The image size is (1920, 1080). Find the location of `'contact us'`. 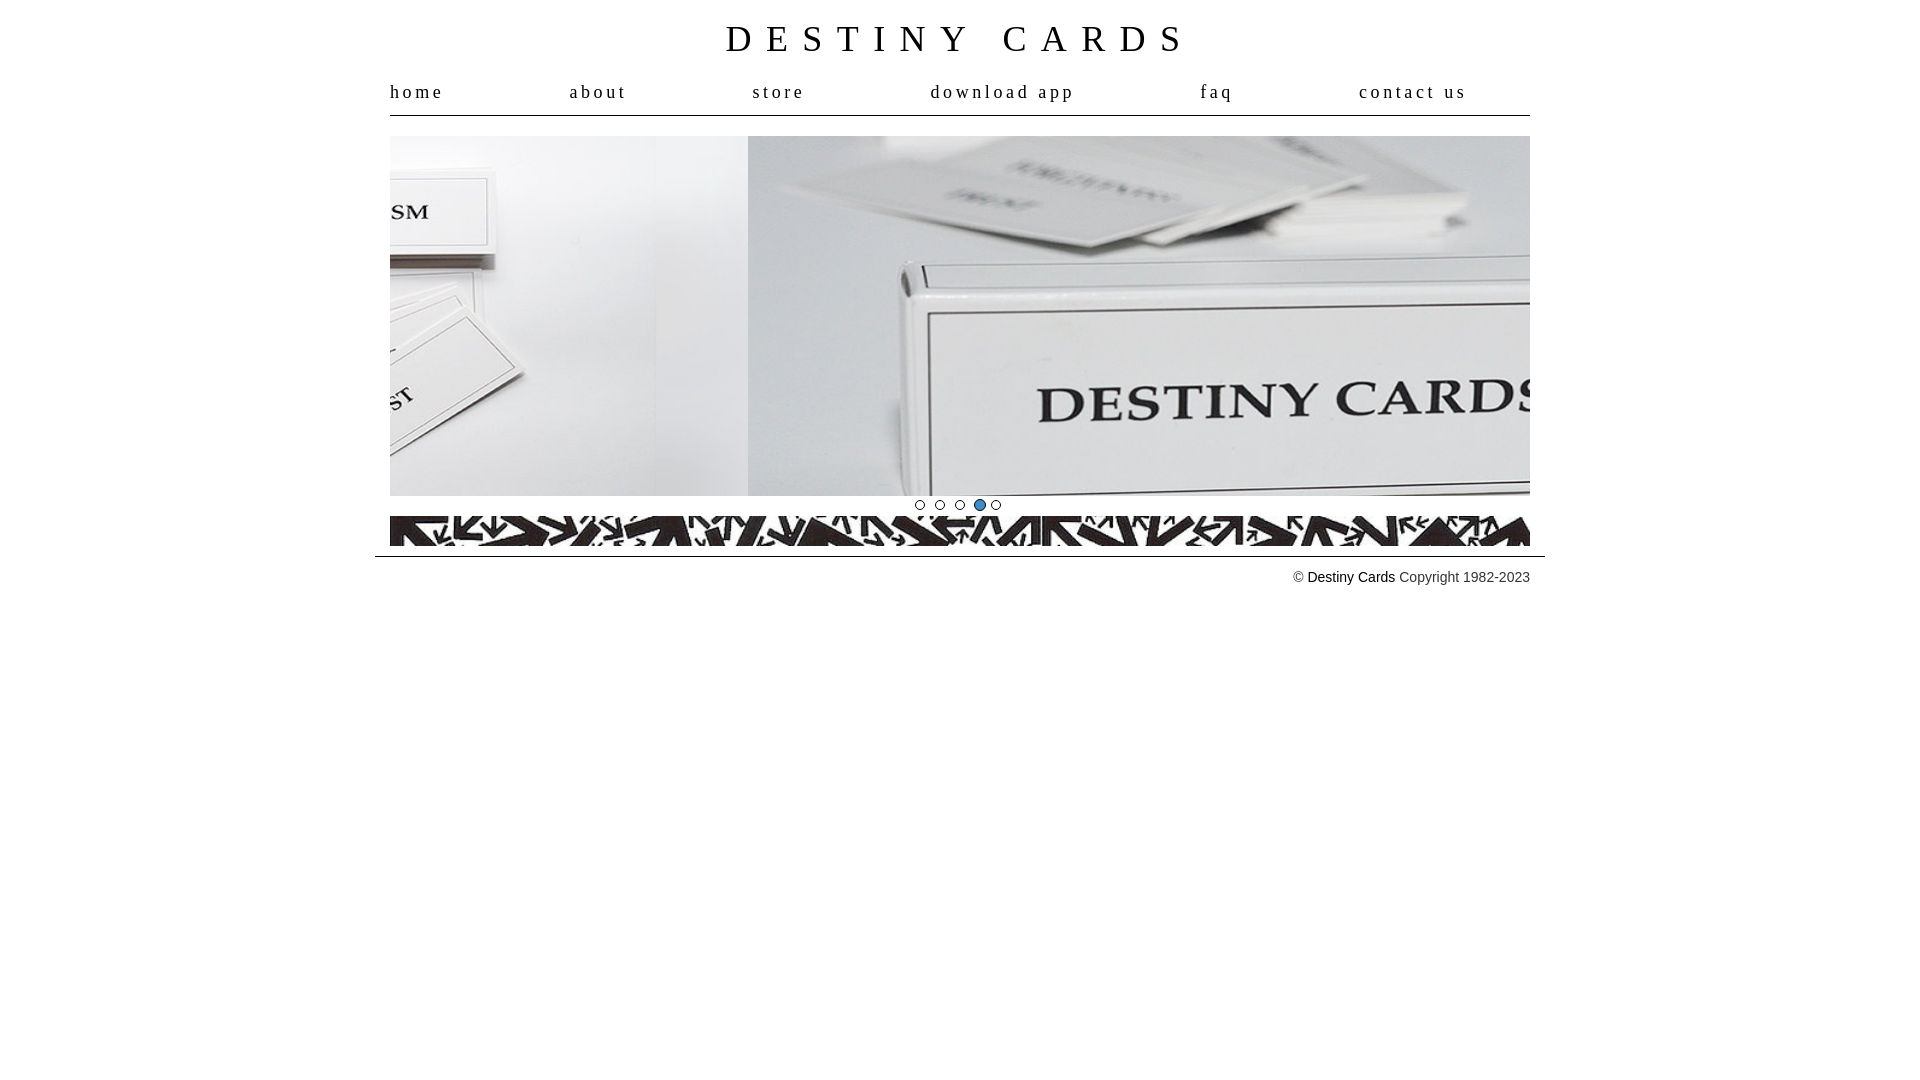

'contact us' is located at coordinates (1411, 92).